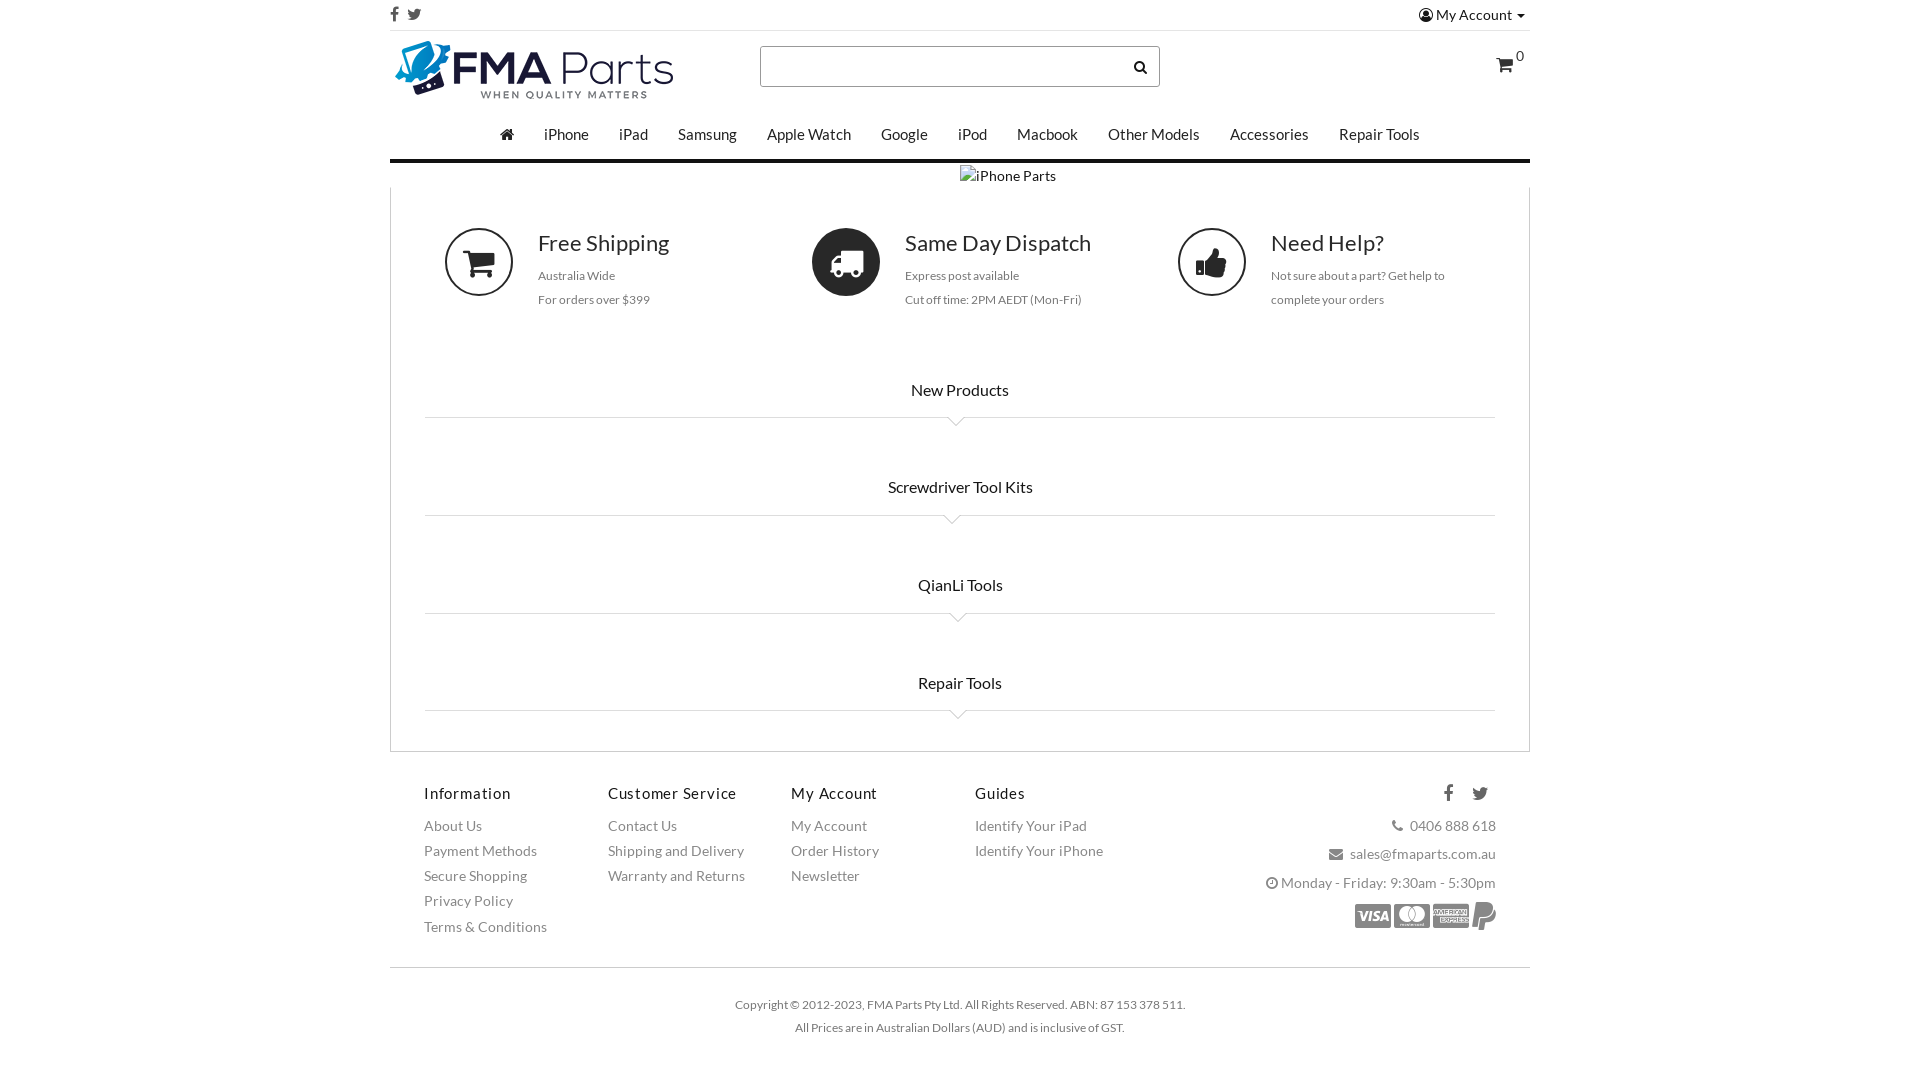 This screenshot has height=1080, width=1920. Describe the element at coordinates (825, 874) in the screenshot. I see `'Newsletter'` at that location.